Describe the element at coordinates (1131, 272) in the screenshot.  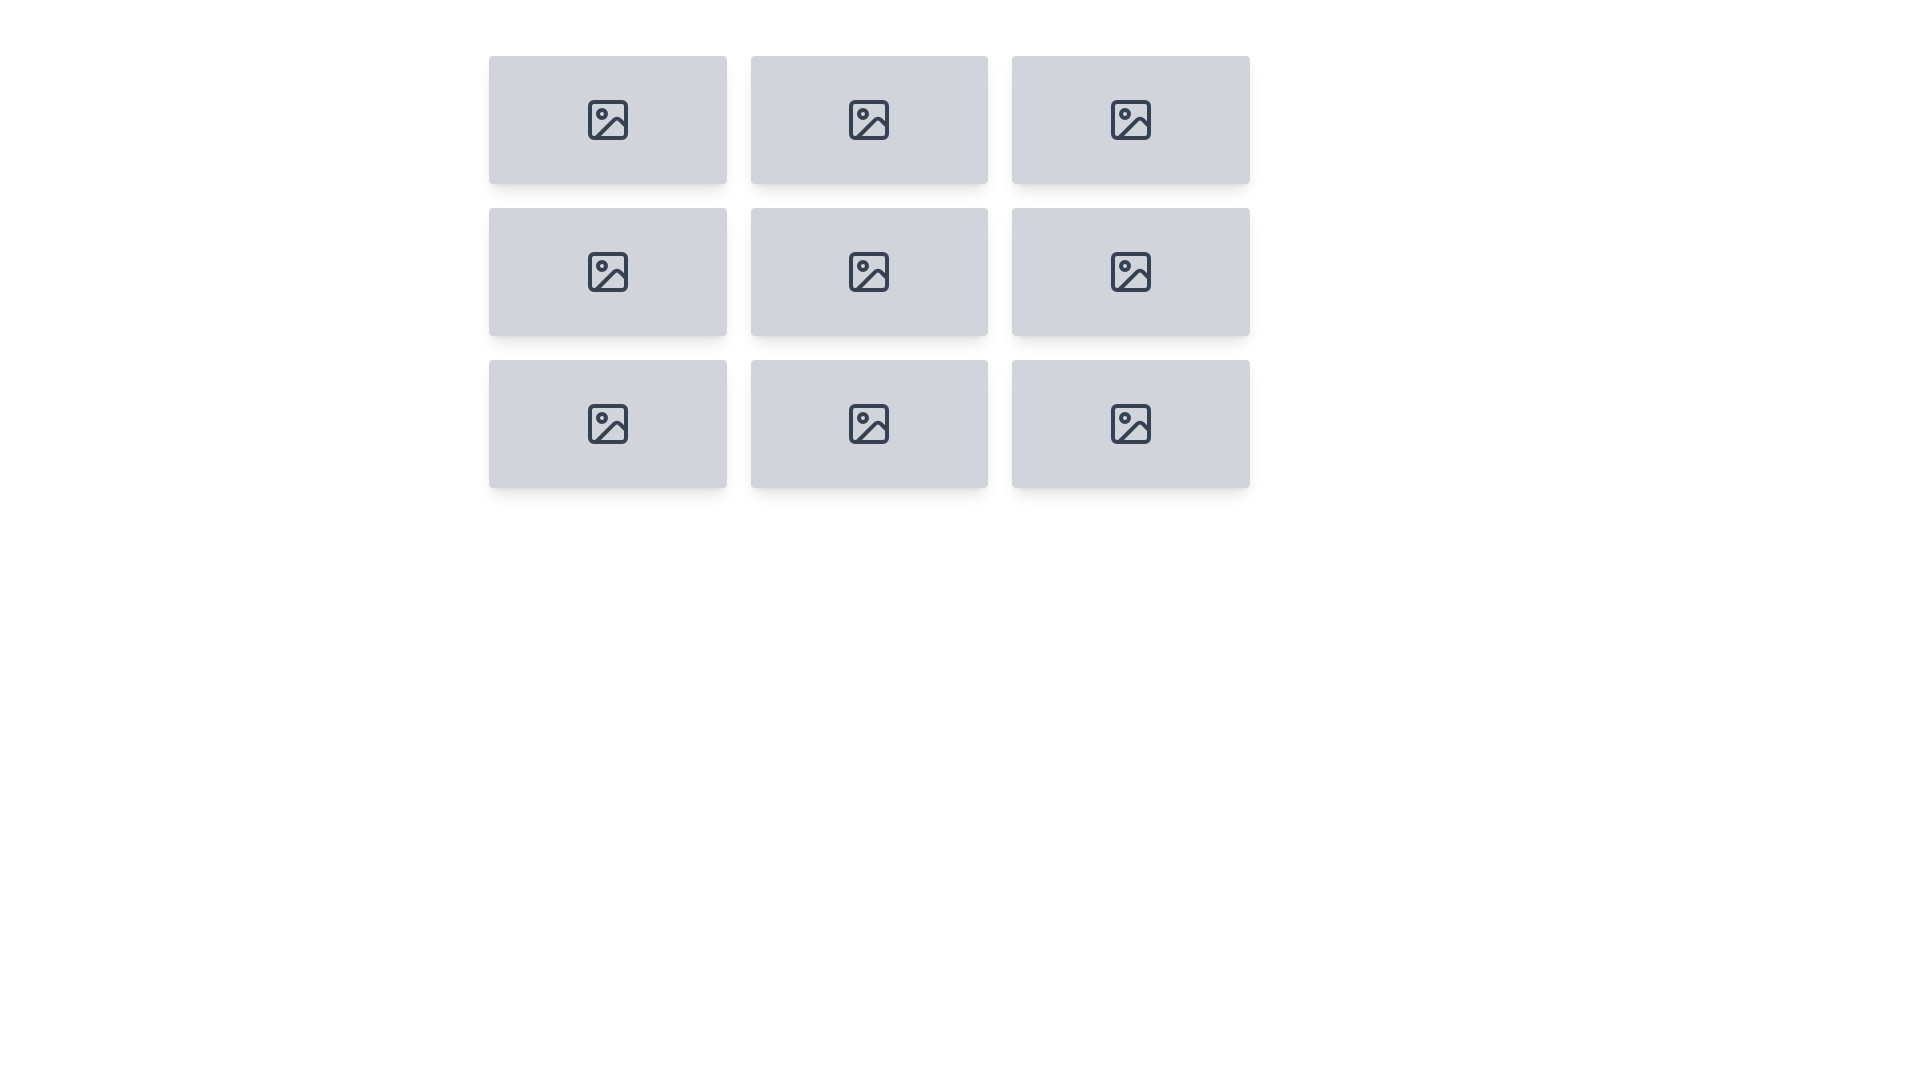
I see `the fourth instance of the image icon in a 3x3 grid layout, located in the second cell of the second row, to initiate further interaction` at that location.